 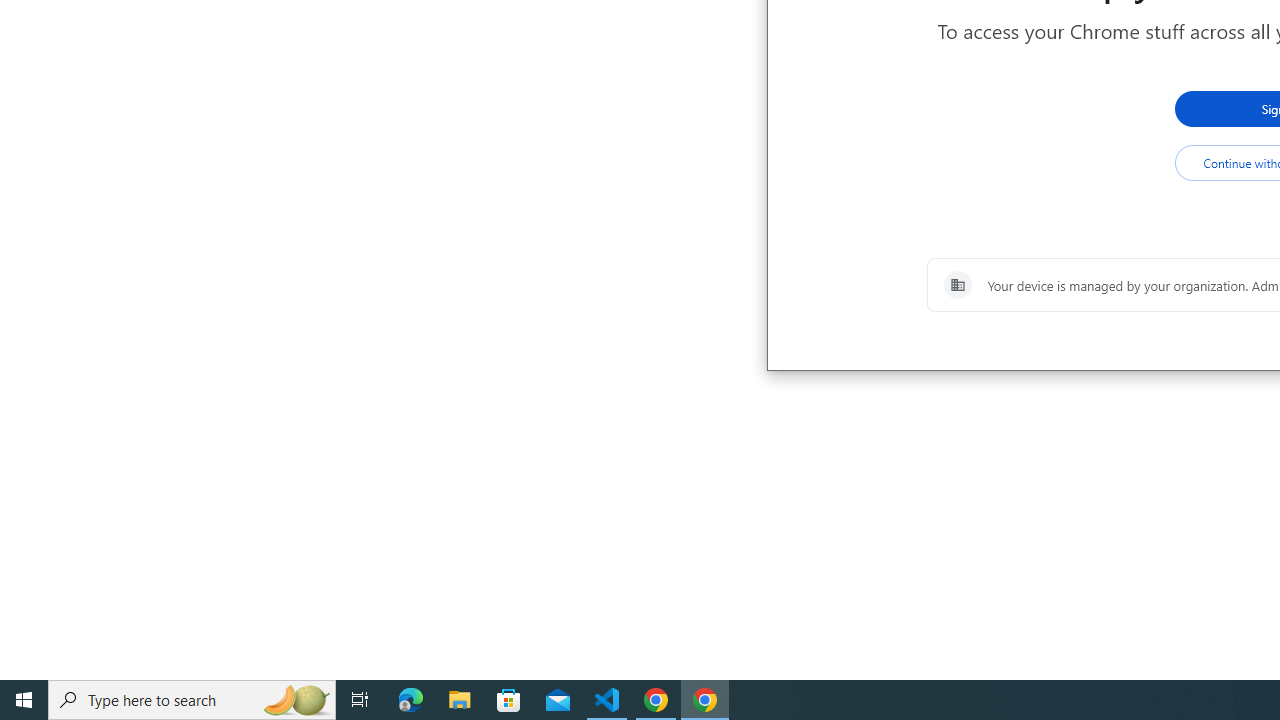 What do you see at coordinates (294, 698) in the screenshot?
I see `'Search highlights icon opens search home window'` at bounding box center [294, 698].